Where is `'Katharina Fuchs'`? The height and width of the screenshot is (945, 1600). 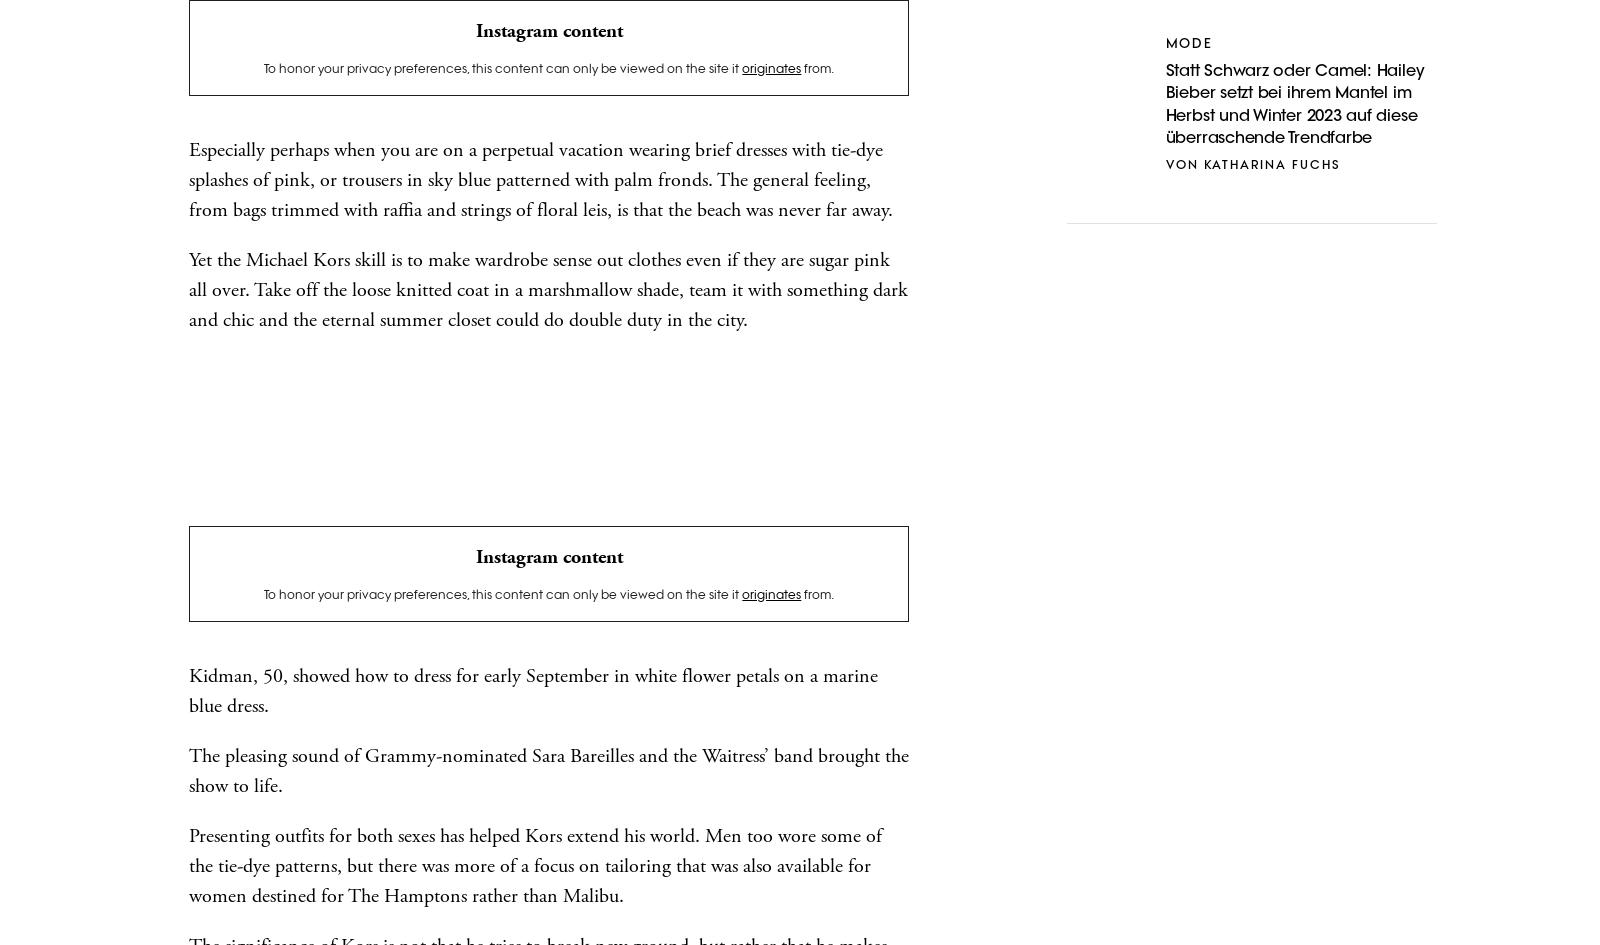
'Katharina Fuchs' is located at coordinates (1270, 166).